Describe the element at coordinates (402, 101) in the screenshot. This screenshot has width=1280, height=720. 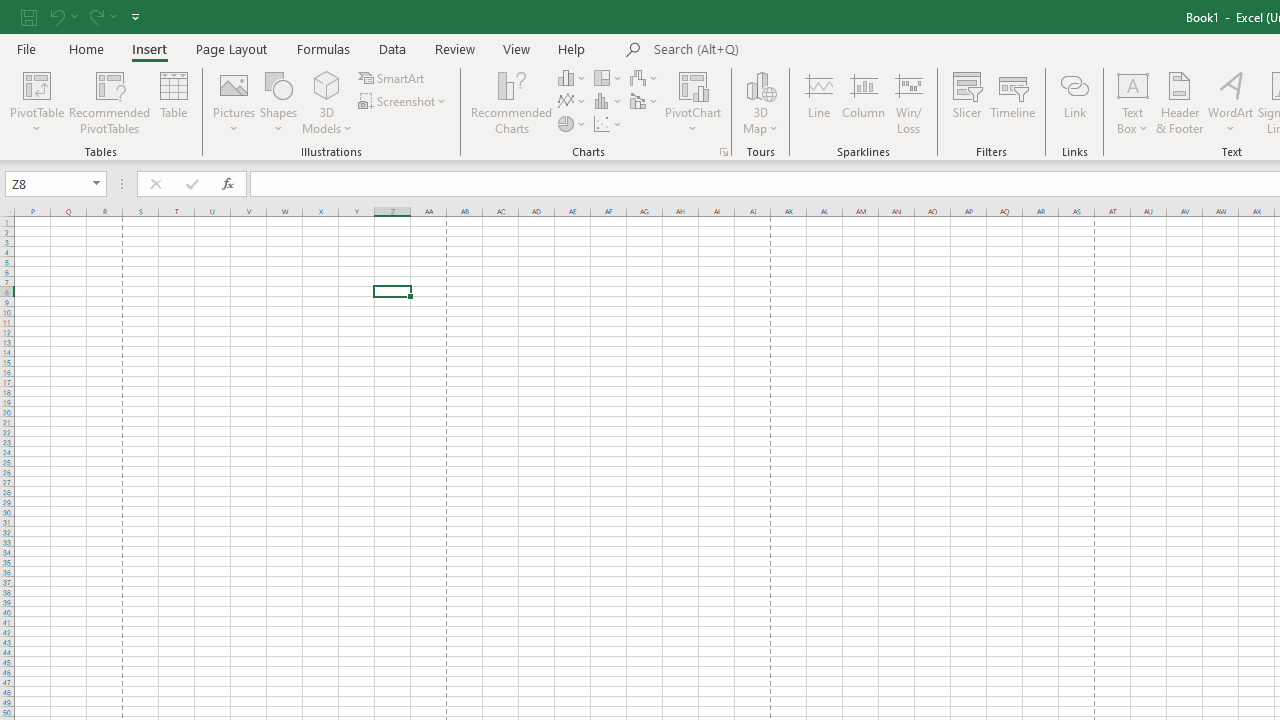
I see `'Screenshot'` at that location.